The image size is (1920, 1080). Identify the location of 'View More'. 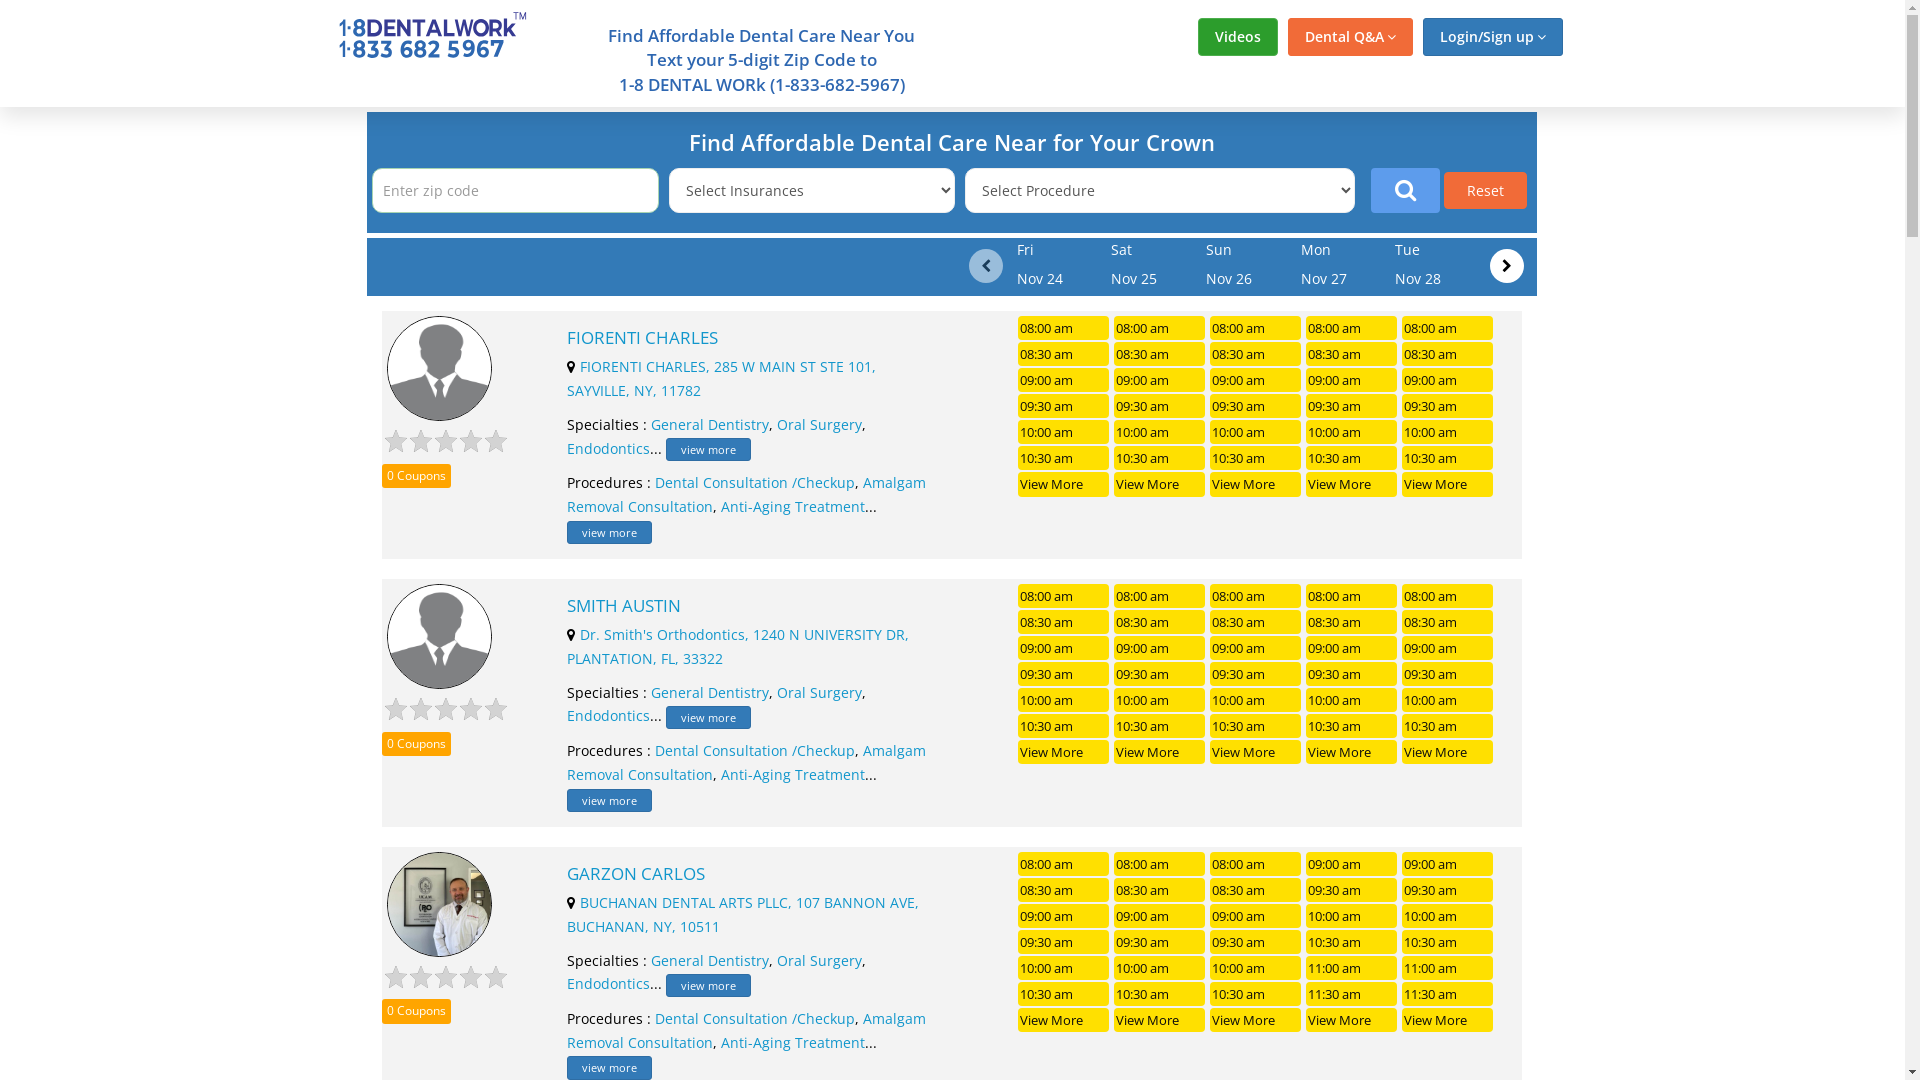
(1062, 483).